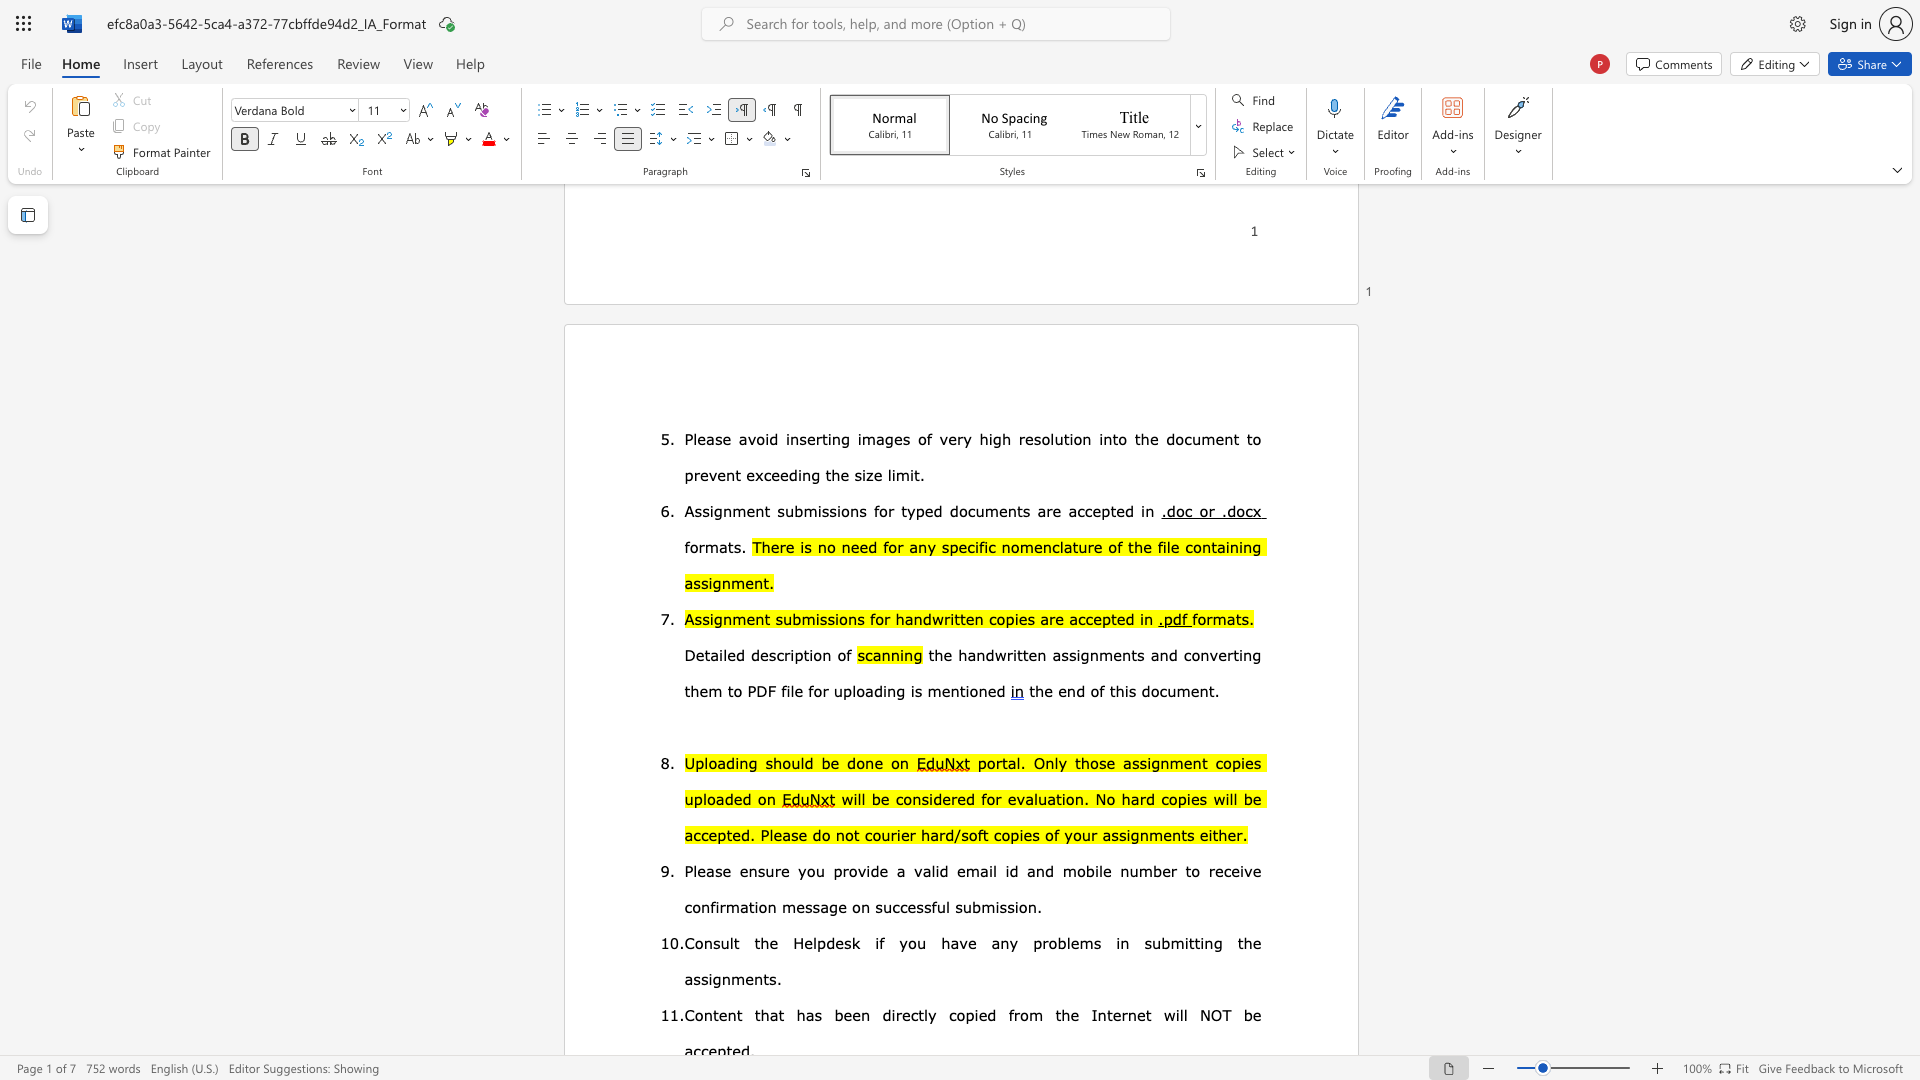 The width and height of the screenshot is (1920, 1080). Describe the element at coordinates (789, 689) in the screenshot. I see `the subset text "le for uploading is menti" within the text "the handwritten assignments and converting them to PDF file for uploading is mentioned"` at that location.